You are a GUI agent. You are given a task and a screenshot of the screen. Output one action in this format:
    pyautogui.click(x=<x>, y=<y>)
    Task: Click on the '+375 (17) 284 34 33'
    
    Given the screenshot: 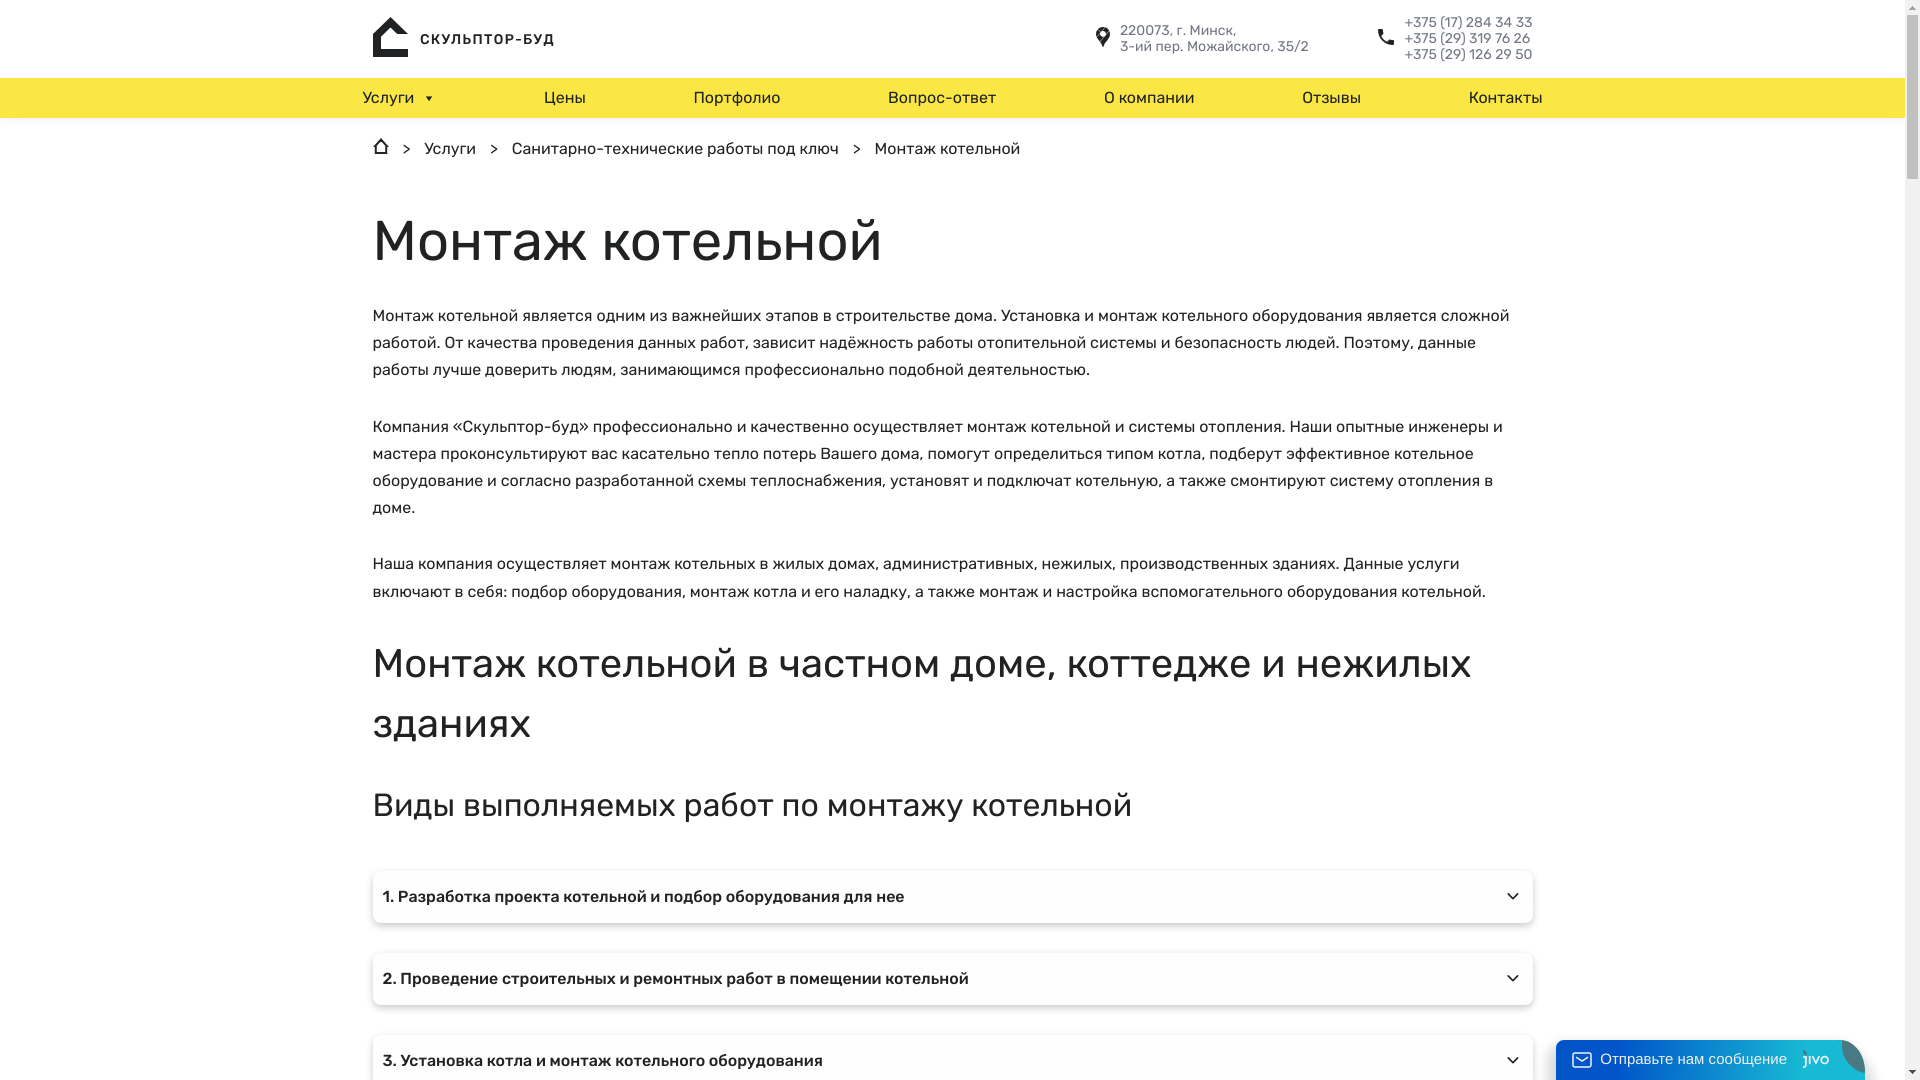 What is the action you would take?
    pyautogui.click(x=1468, y=23)
    